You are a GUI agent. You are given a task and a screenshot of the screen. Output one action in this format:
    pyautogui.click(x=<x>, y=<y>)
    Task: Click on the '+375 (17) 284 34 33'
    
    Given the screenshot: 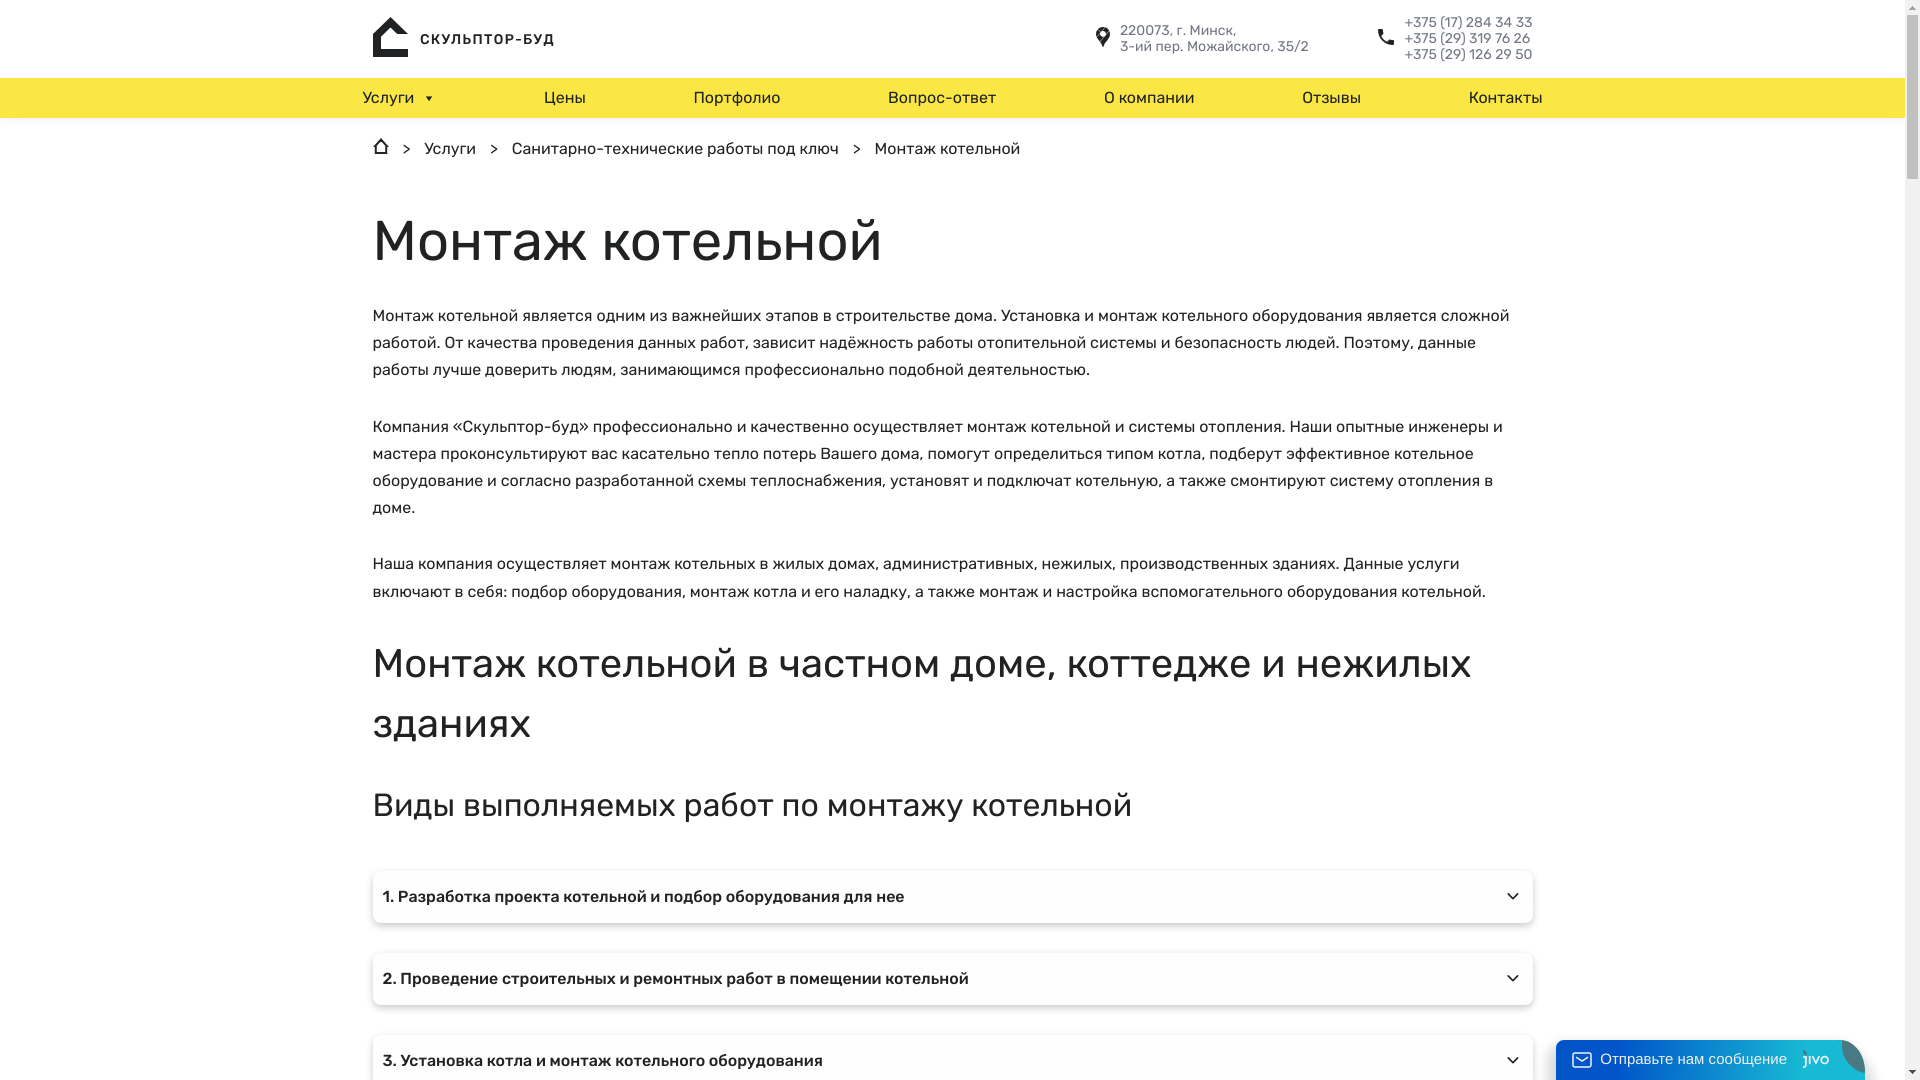 What is the action you would take?
    pyautogui.click(x=1468, y=23)
    